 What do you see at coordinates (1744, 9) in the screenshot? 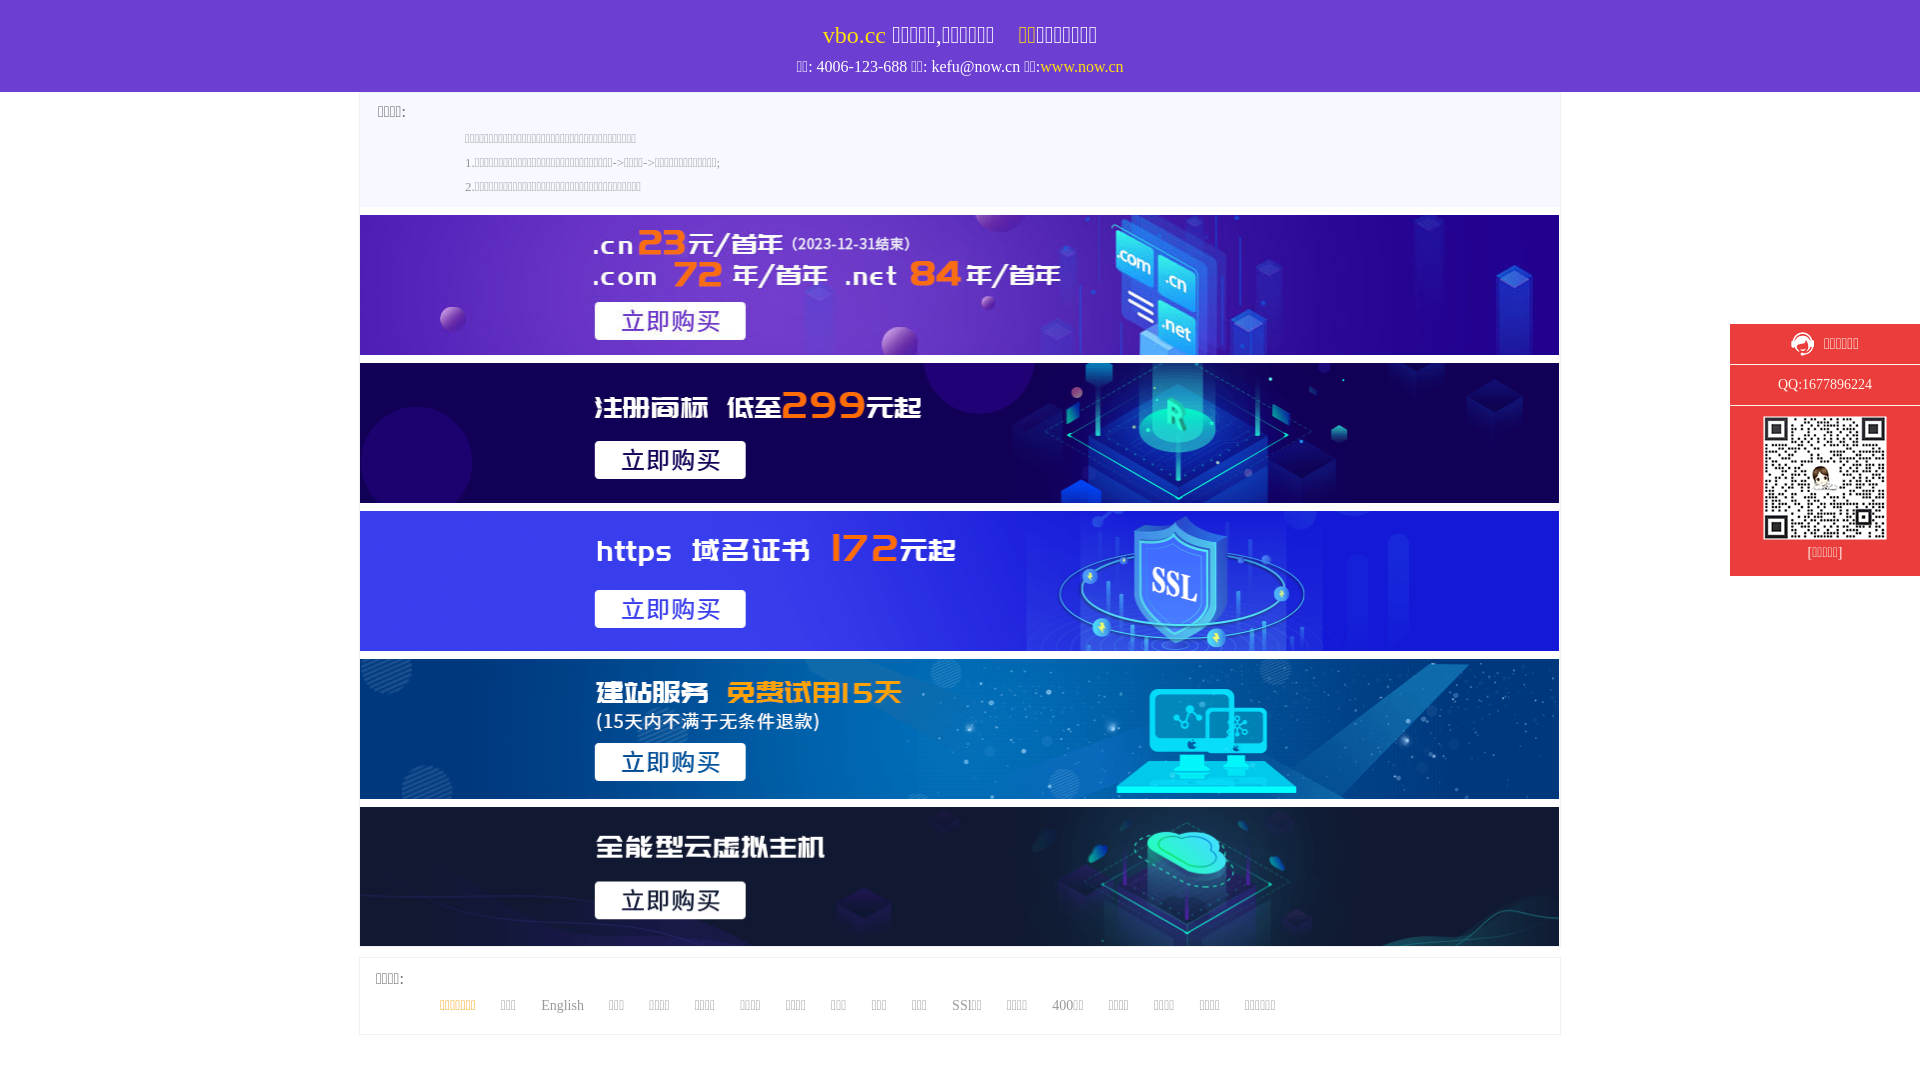
I see `'English'` at bounding box center [1744, 9].